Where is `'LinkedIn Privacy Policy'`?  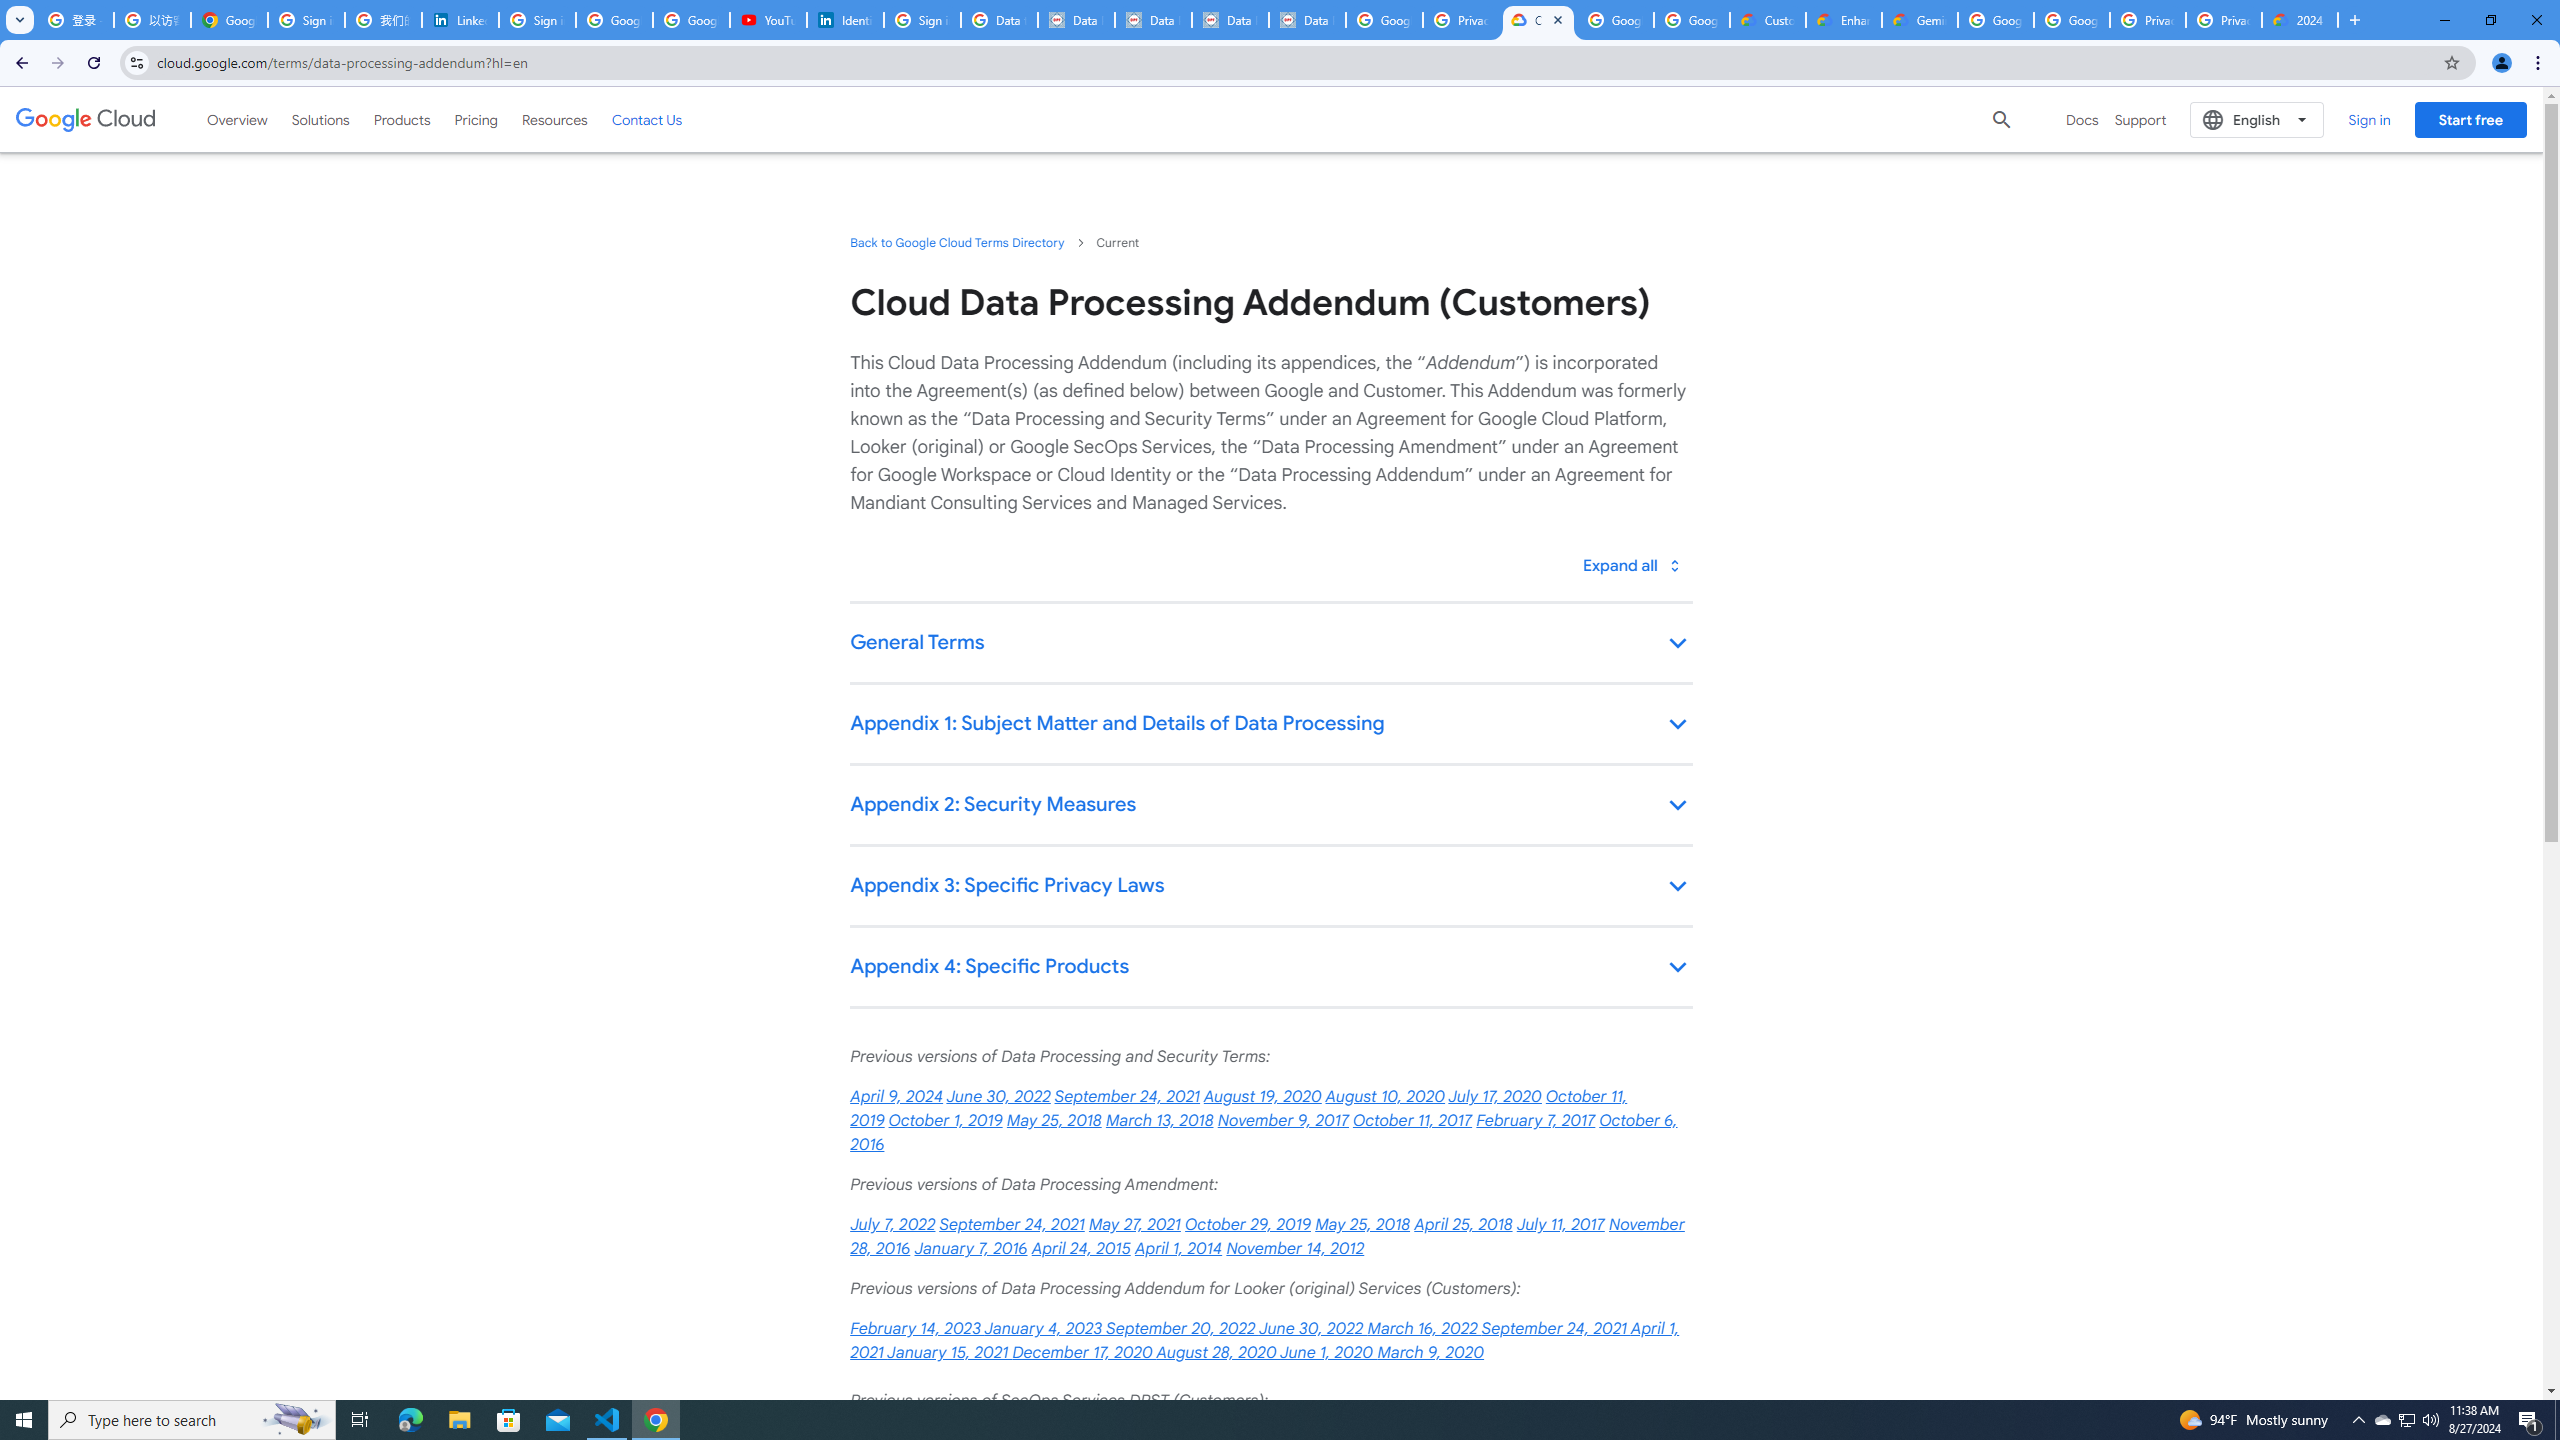
'LinkedIn Privacy Policy' is located at coordinates (458, 19).